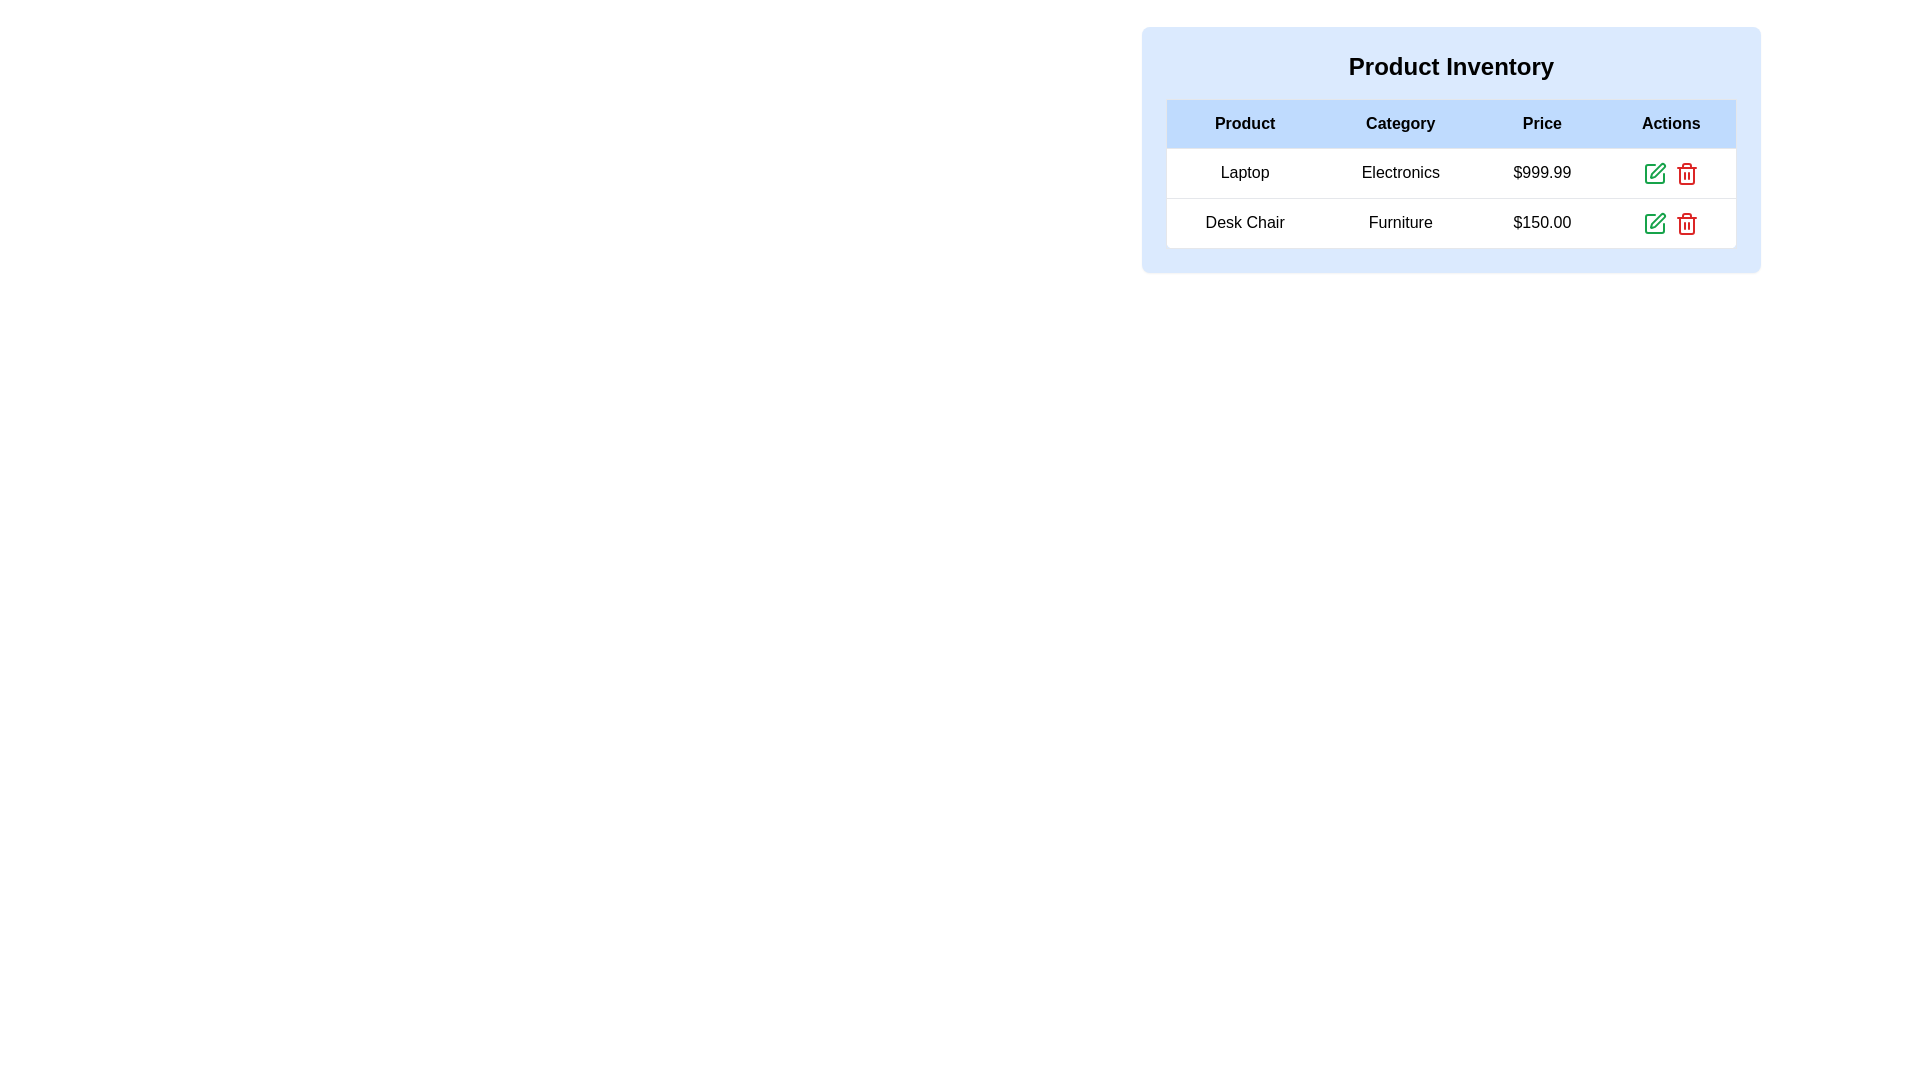 This screenshot has height=1080, width=1920. Describe the element at coordinates (1655, 223) in the screenshot. I see `the green square pen icon in the 'Actions' column of the table associated with the 'Desk Chair' product` at that location.